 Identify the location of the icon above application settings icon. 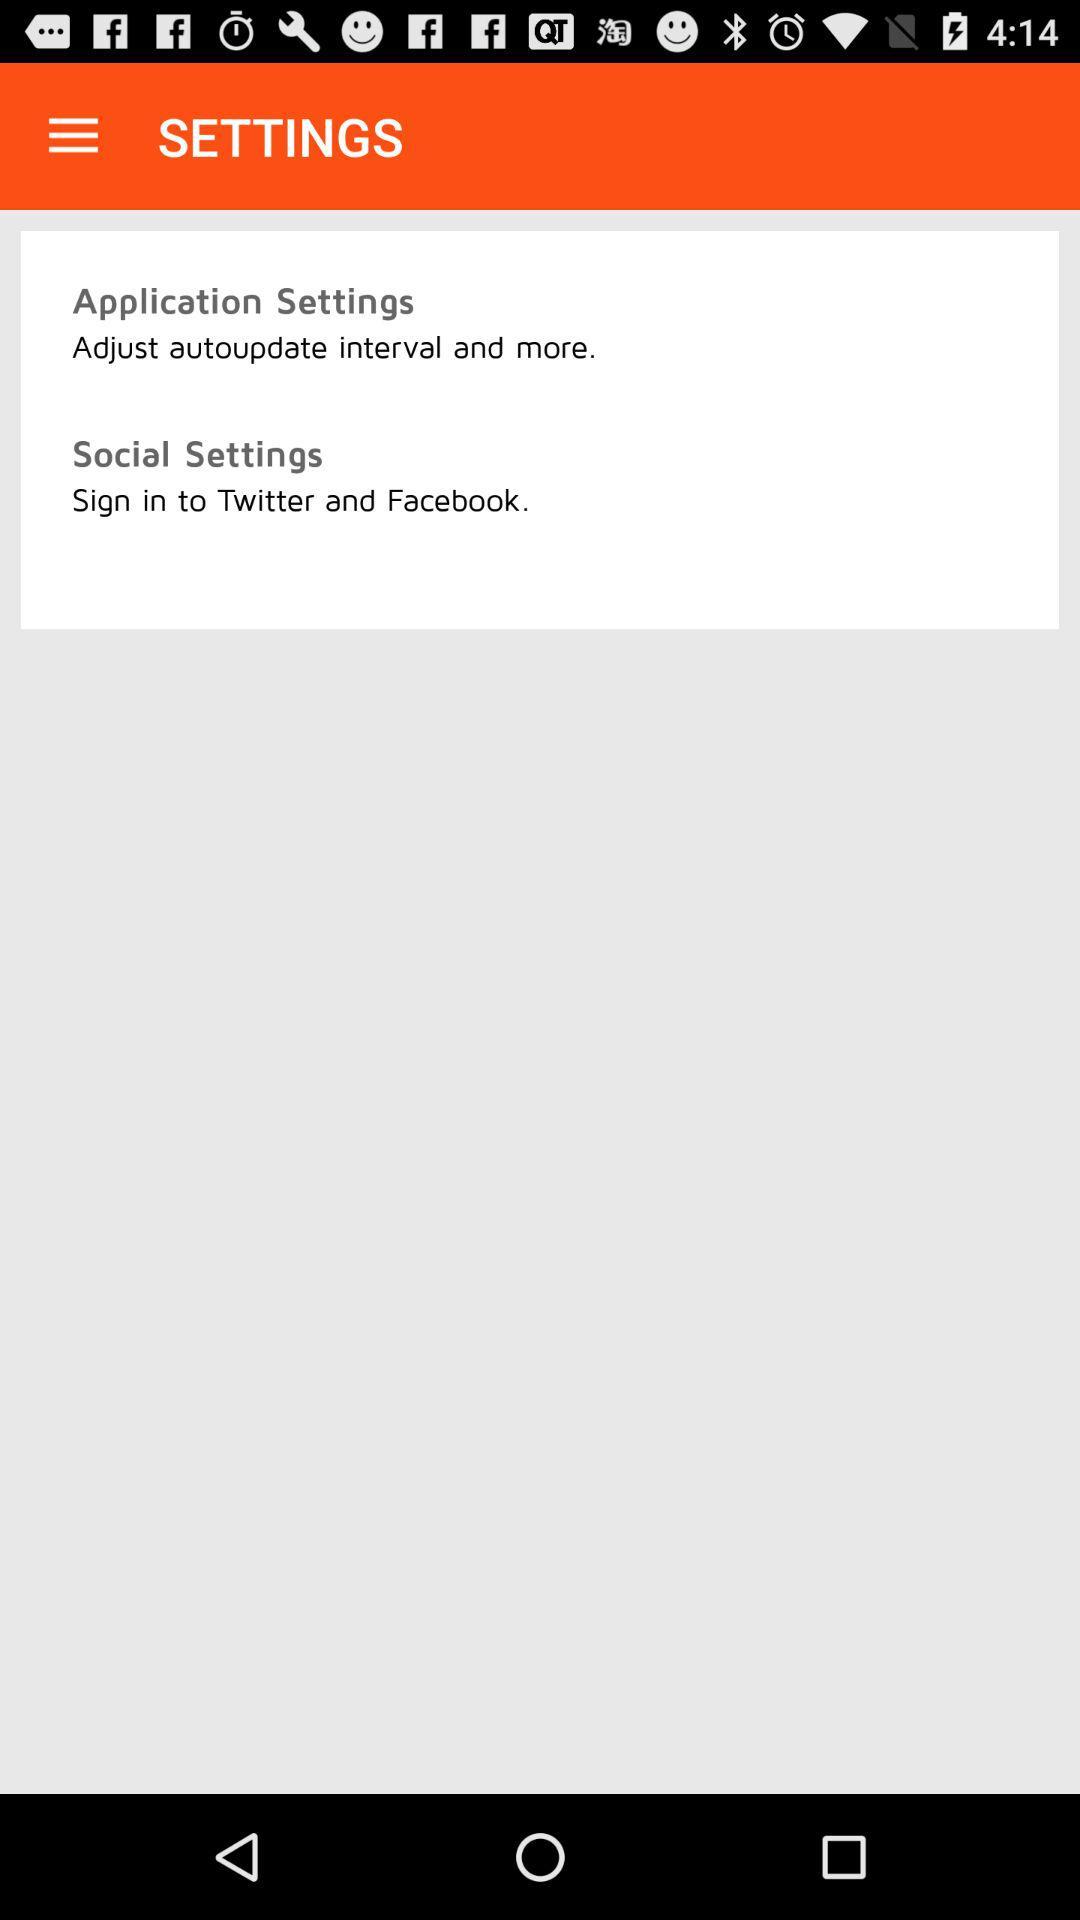
(72, 135).